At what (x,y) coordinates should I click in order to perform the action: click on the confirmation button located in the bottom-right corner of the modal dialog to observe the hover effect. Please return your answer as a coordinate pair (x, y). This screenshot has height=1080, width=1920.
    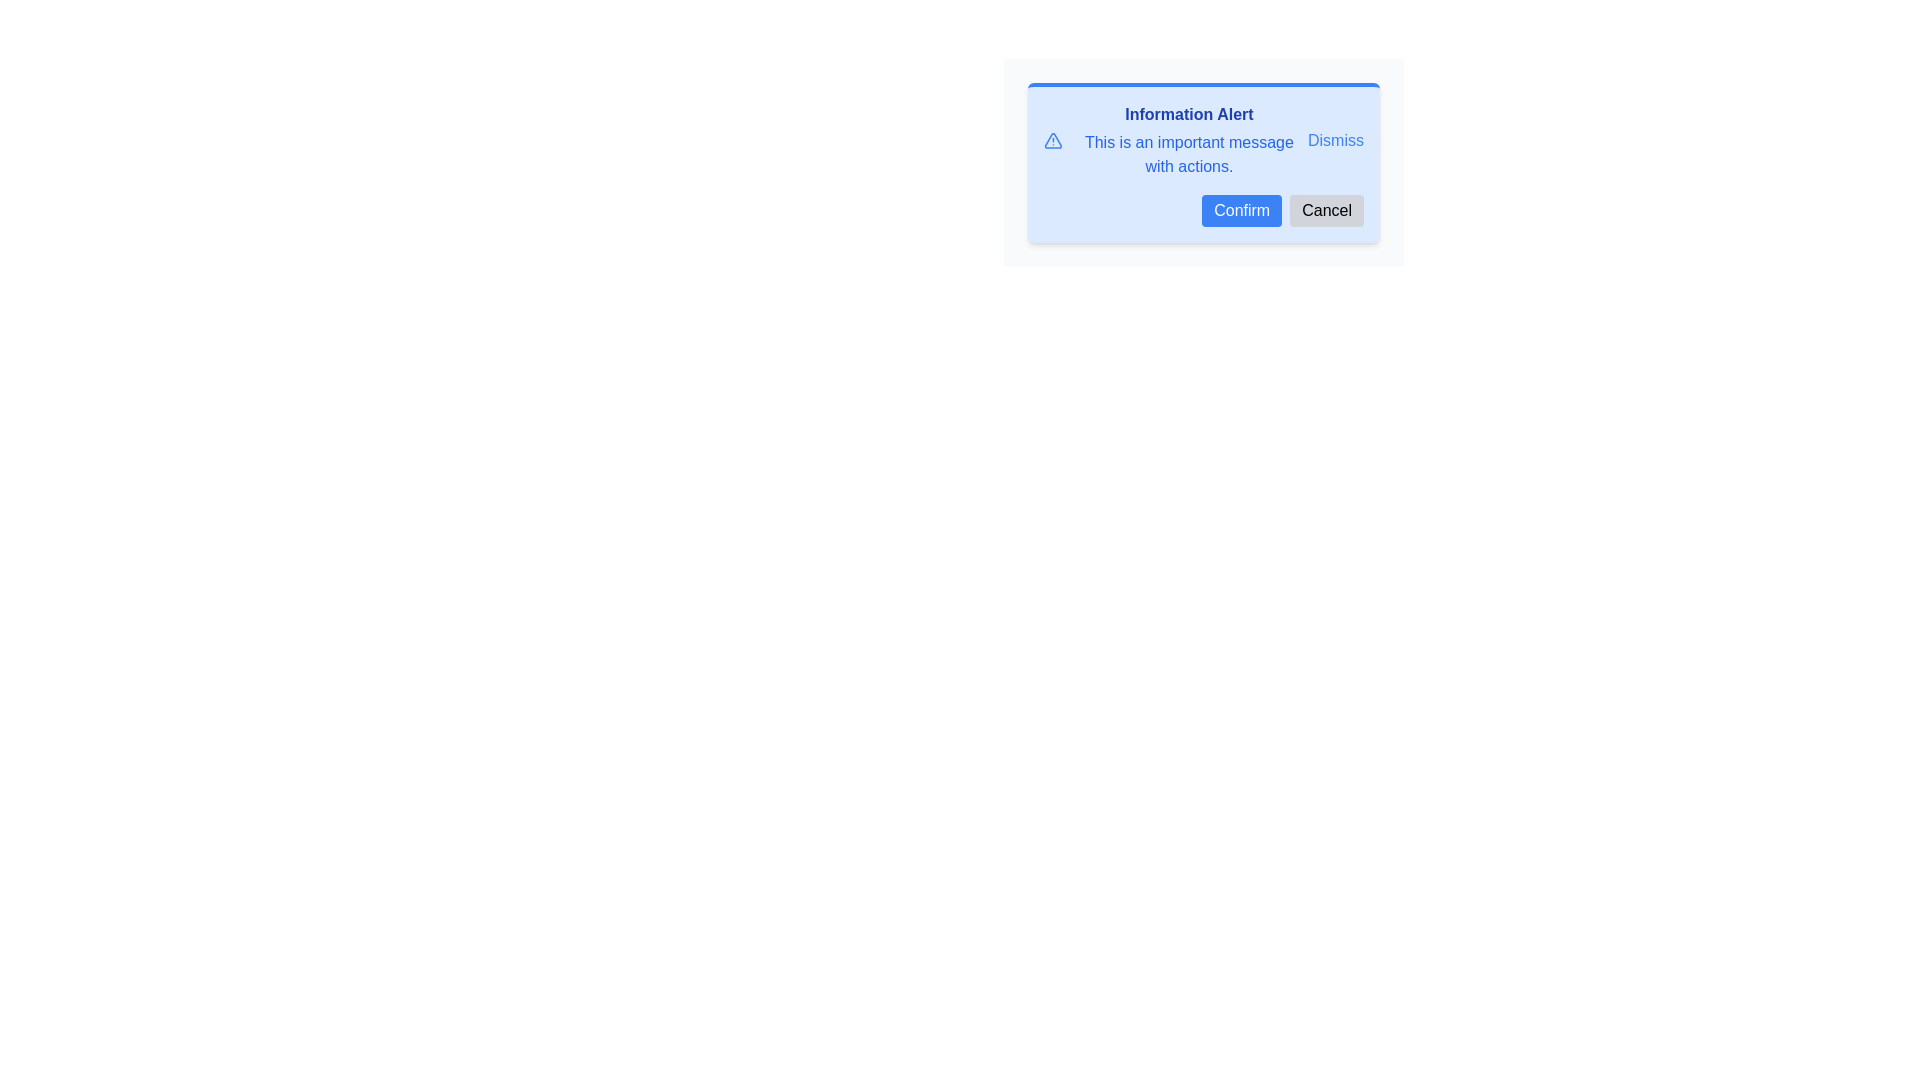
    Looking at the image, I should click on (1241, 211).